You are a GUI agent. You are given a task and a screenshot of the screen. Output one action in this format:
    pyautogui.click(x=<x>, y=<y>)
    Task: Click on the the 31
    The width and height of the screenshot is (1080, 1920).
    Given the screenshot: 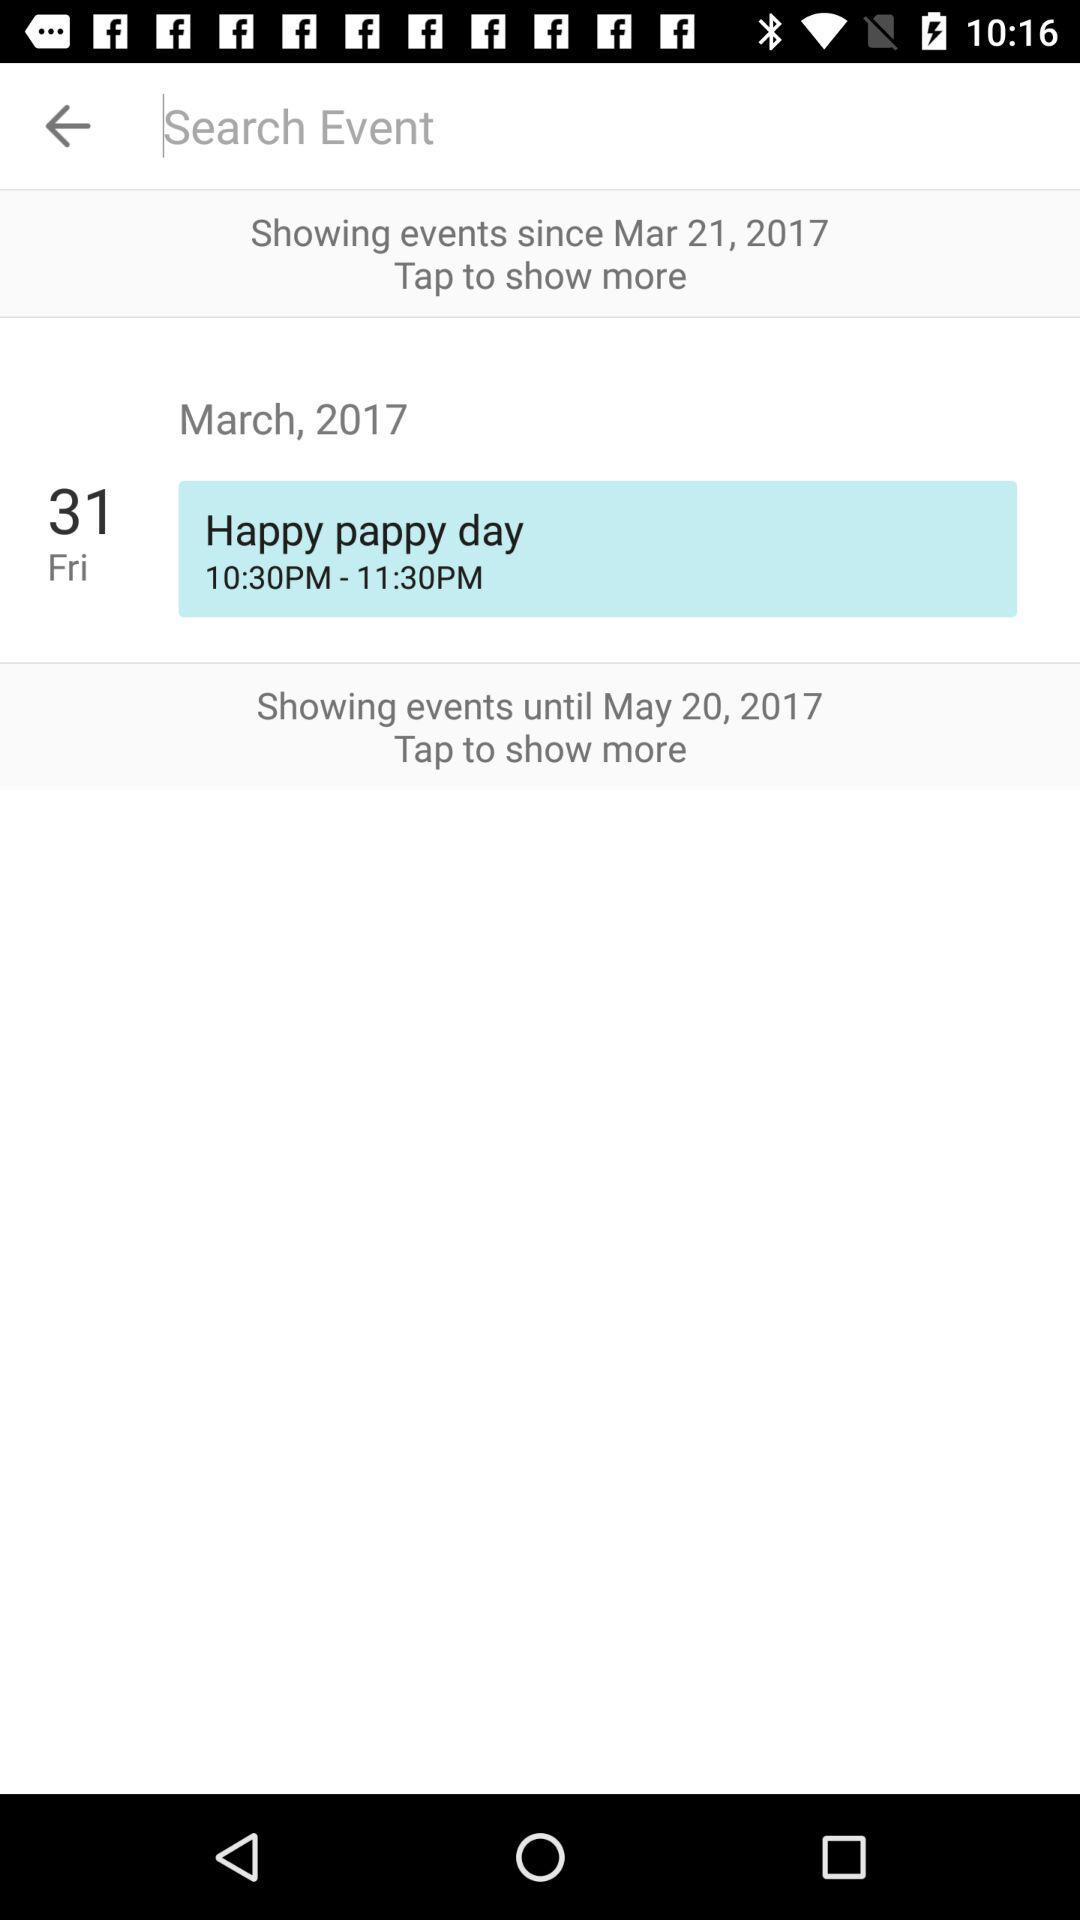 What is the action you would take?
    pyautogui.click(x=112, y=509)
    